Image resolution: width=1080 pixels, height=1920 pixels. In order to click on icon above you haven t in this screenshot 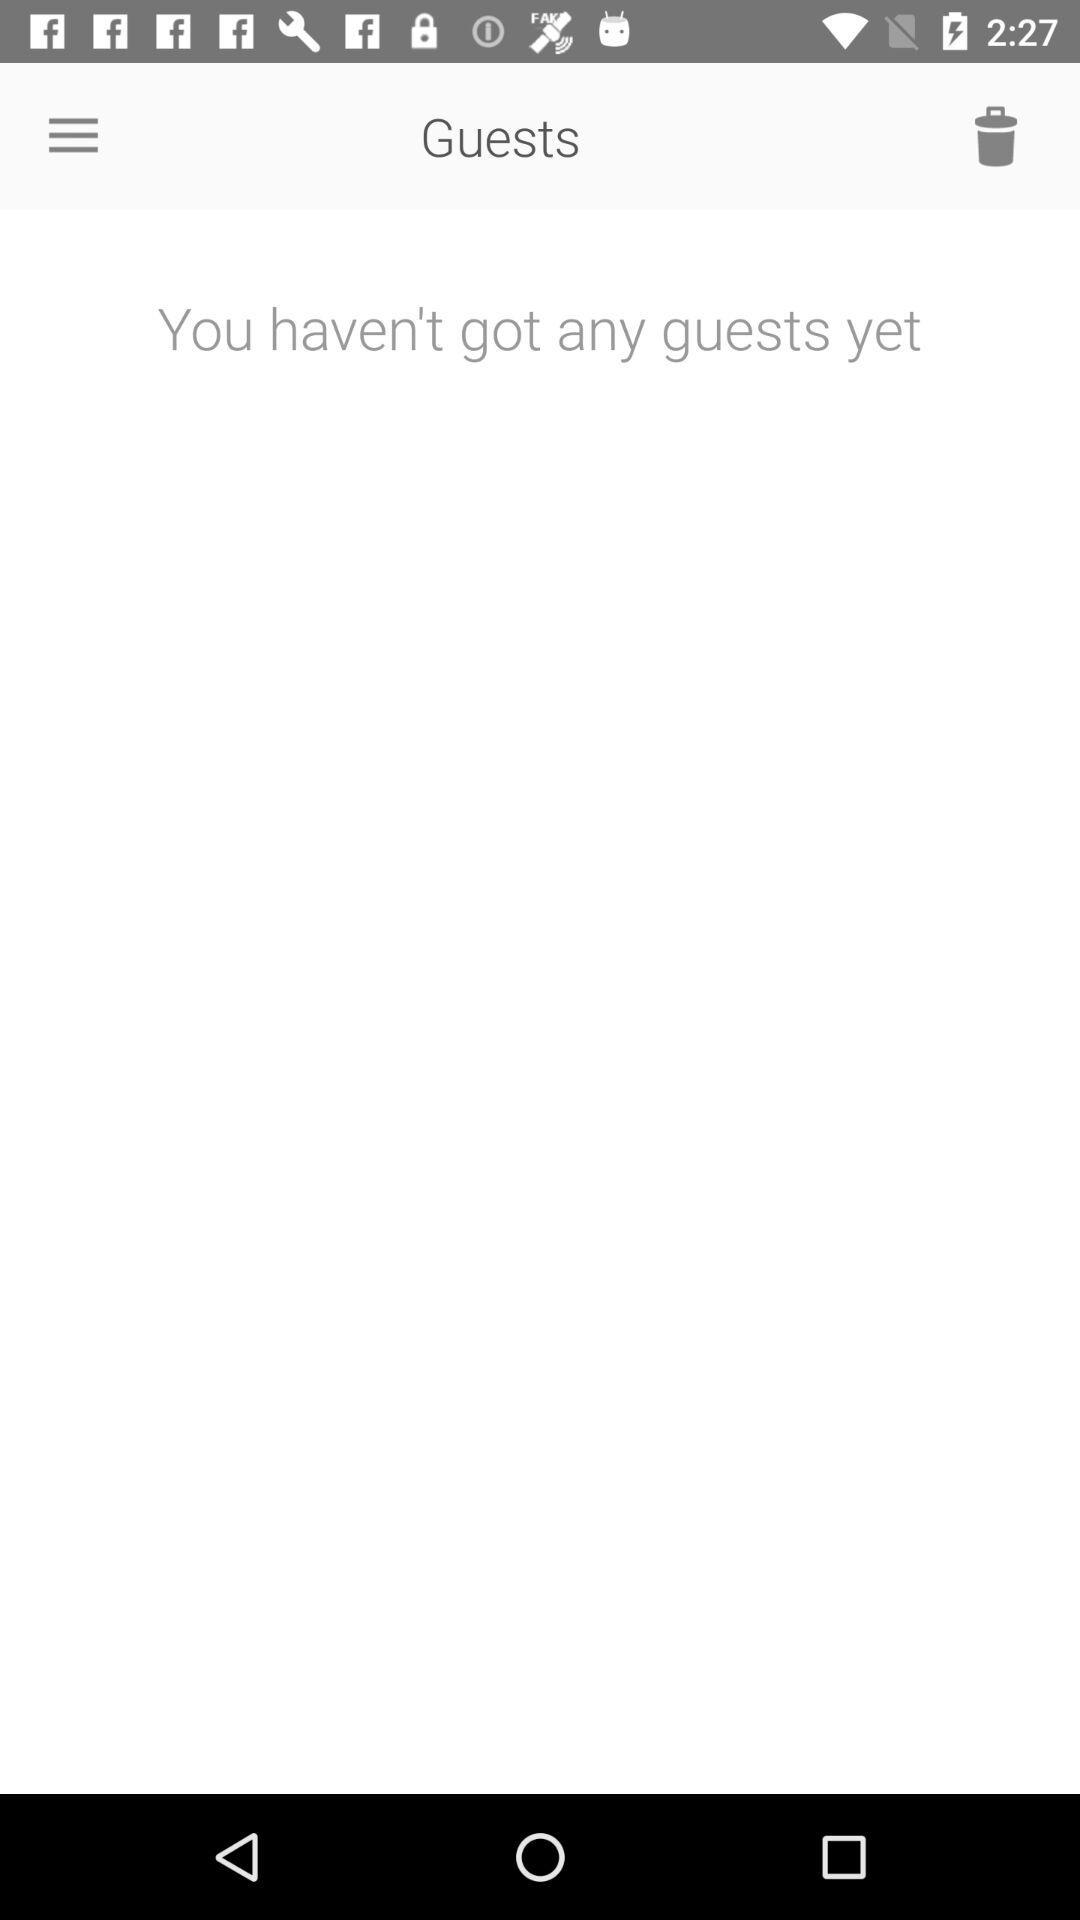, I will do `click(72, 135)`.